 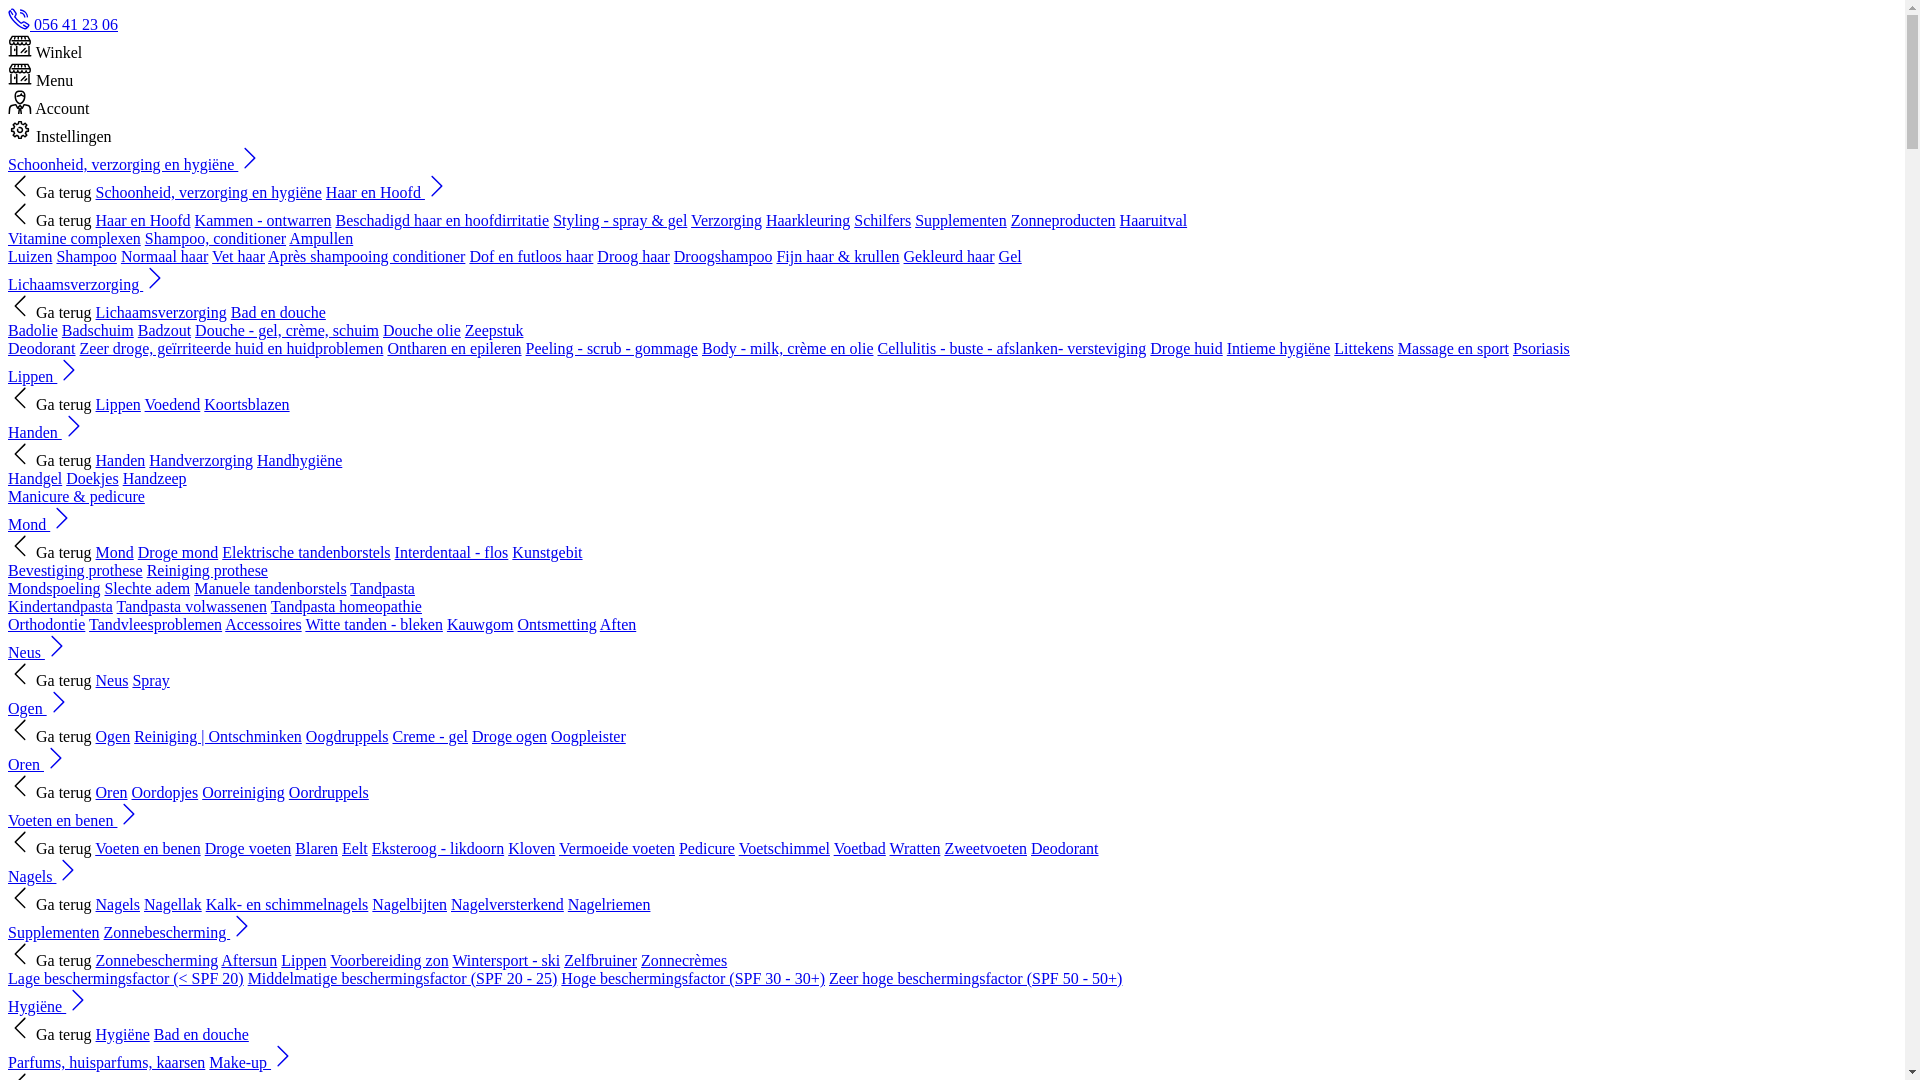 I want to click on 'Kalk- en schimmelnagels', so click(x=286, y=904).